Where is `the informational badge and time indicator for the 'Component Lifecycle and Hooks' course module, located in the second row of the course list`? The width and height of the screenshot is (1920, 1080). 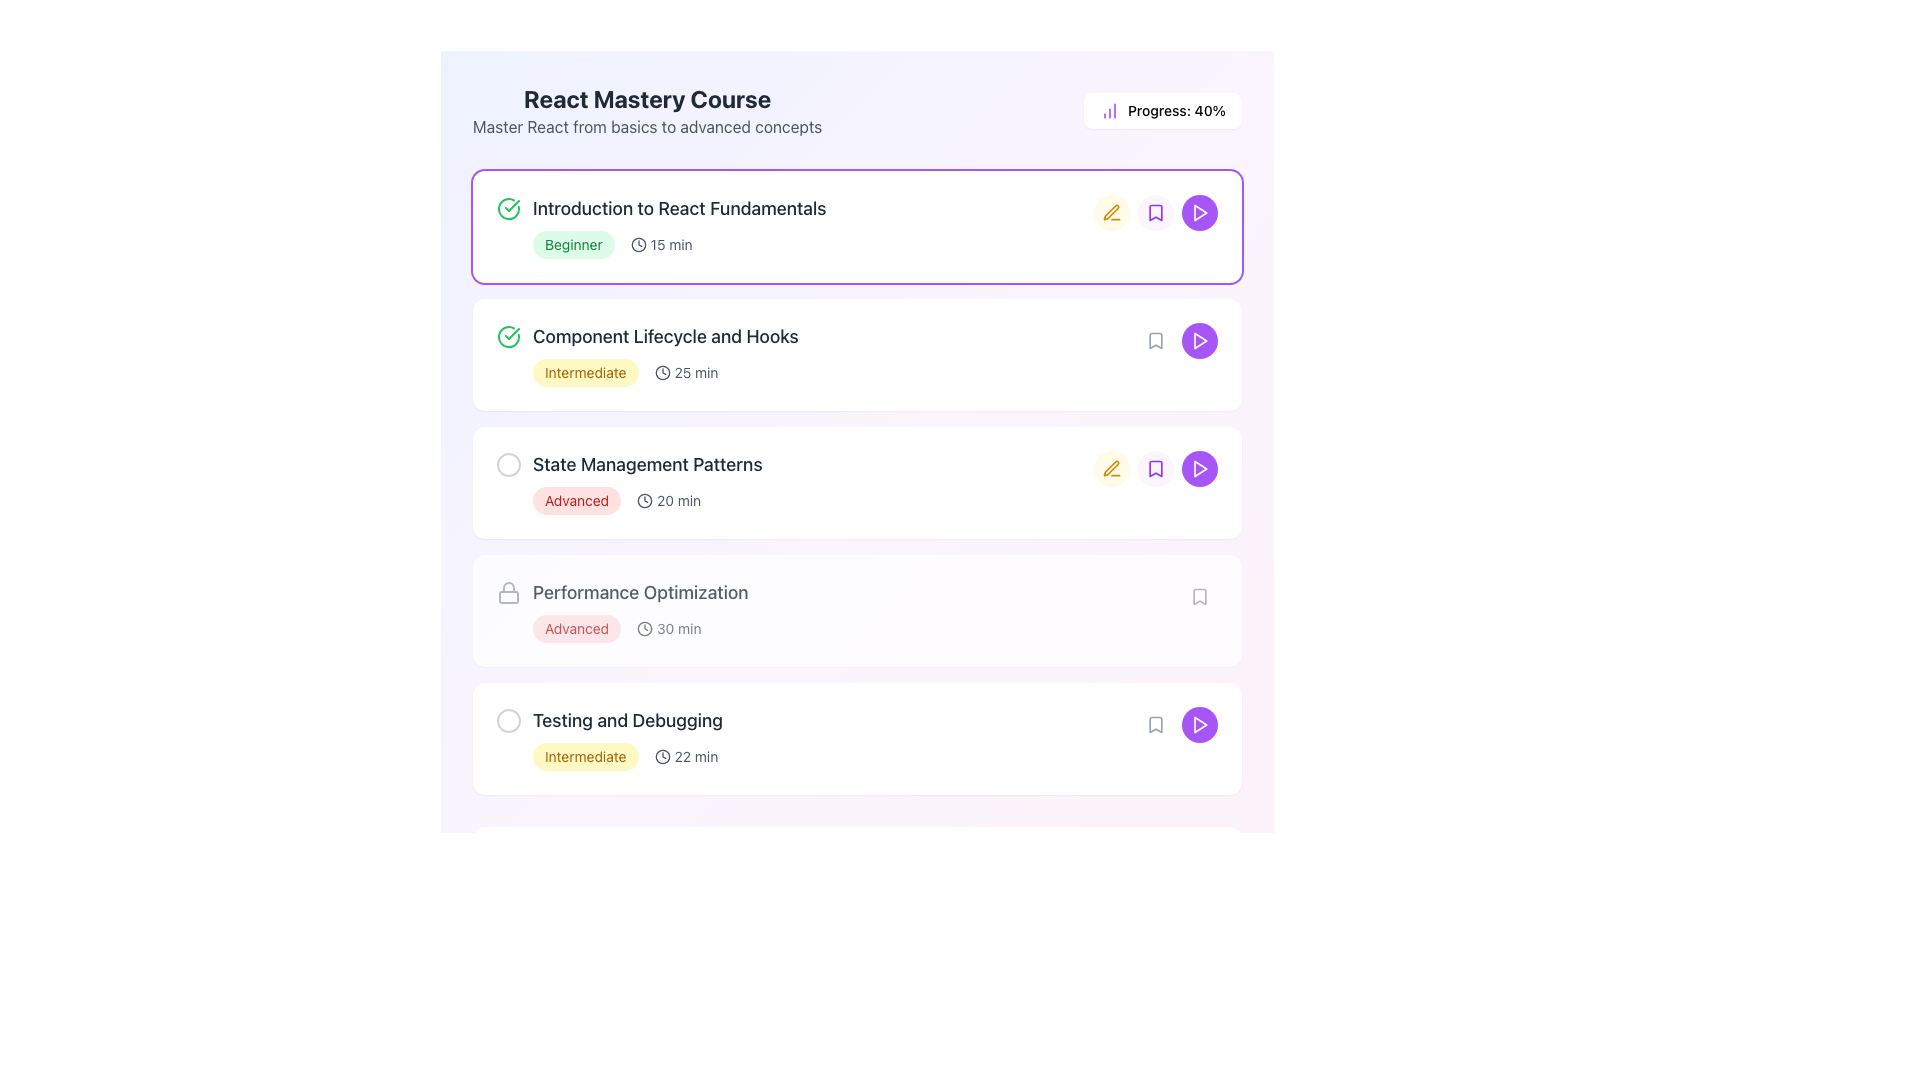
the informational badge and time indicator for the 'Component Lifecycle and Hooks' course module, located in the second row of the course list is located at coordinates (835, 373).